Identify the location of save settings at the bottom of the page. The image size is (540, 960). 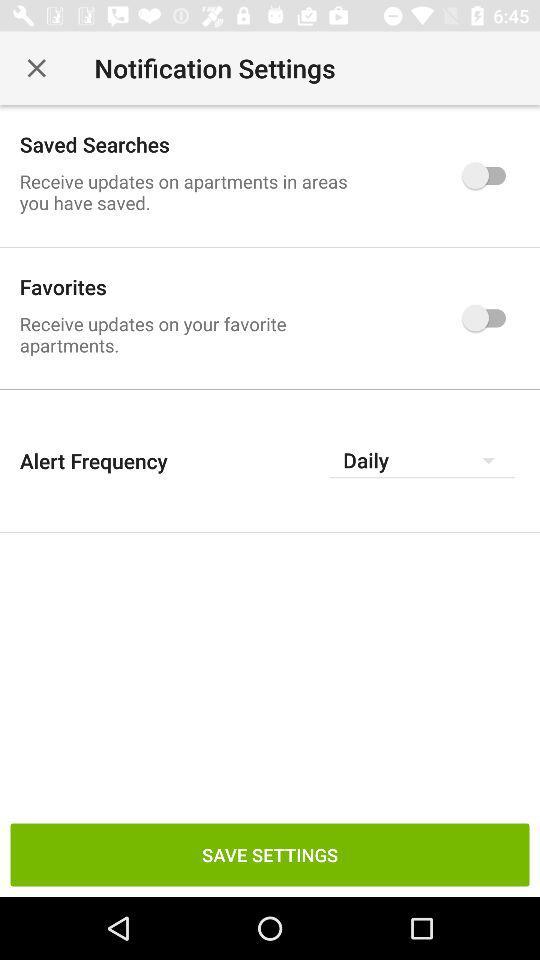
(270, 854).